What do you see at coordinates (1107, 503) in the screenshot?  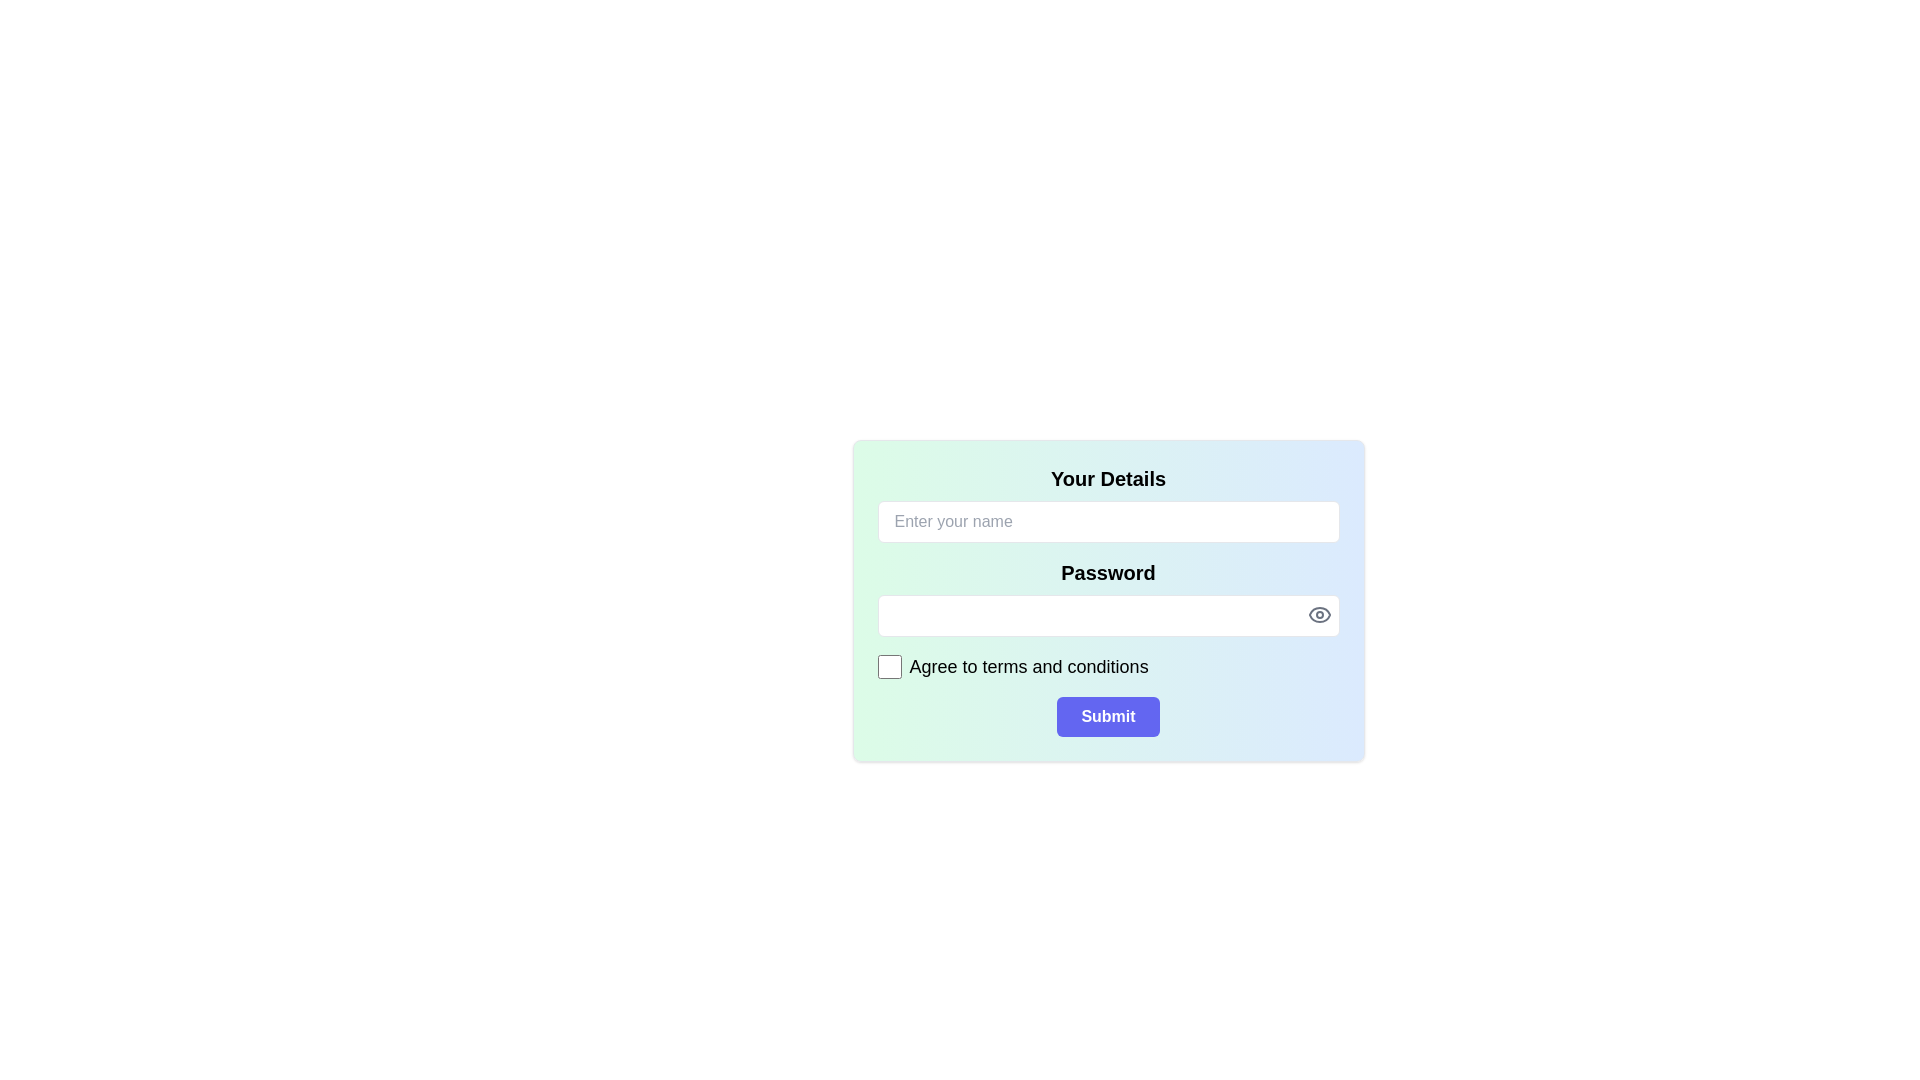 I see `the text input field labeled 'Enter your name' to focus on it` at bounding box center [1107, 503].